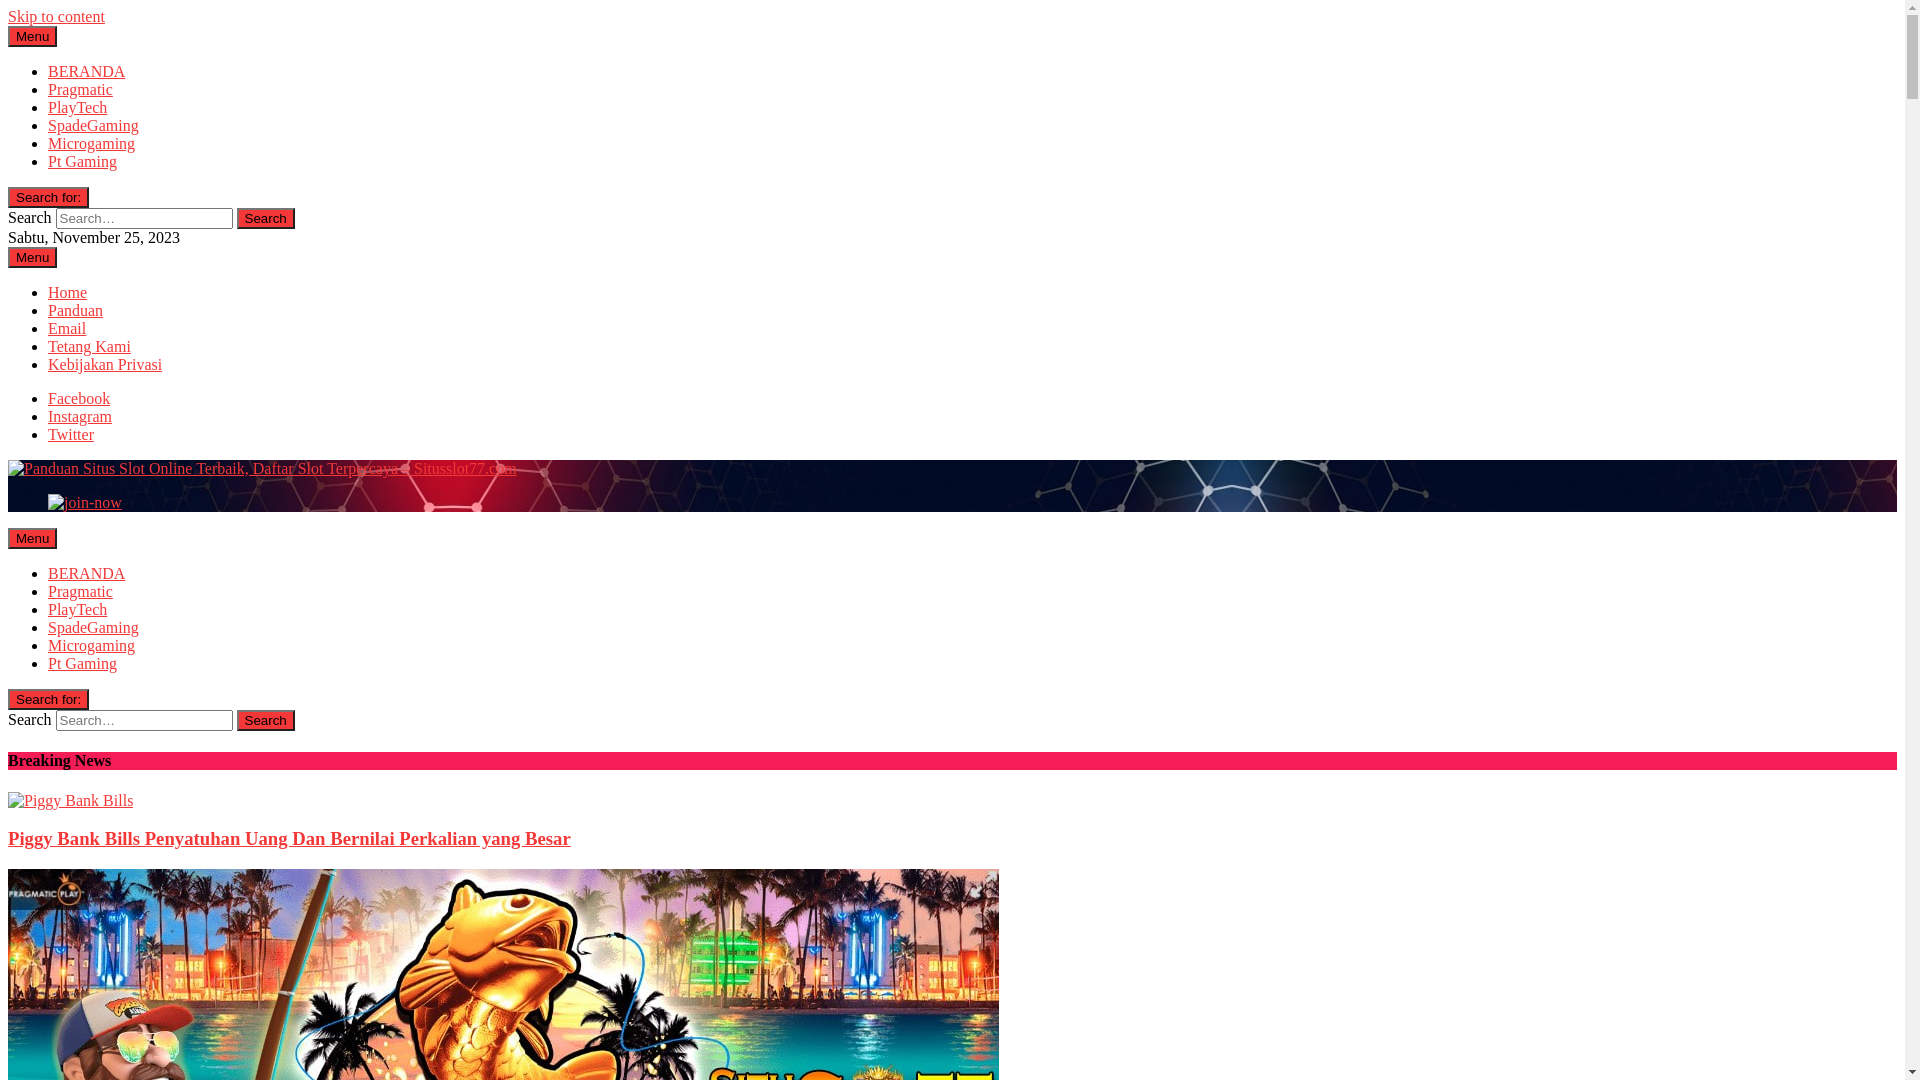 The height and width of the screenshot is (1080, 1920). I want to click on 'SpadeGaming', so click(92, 125).